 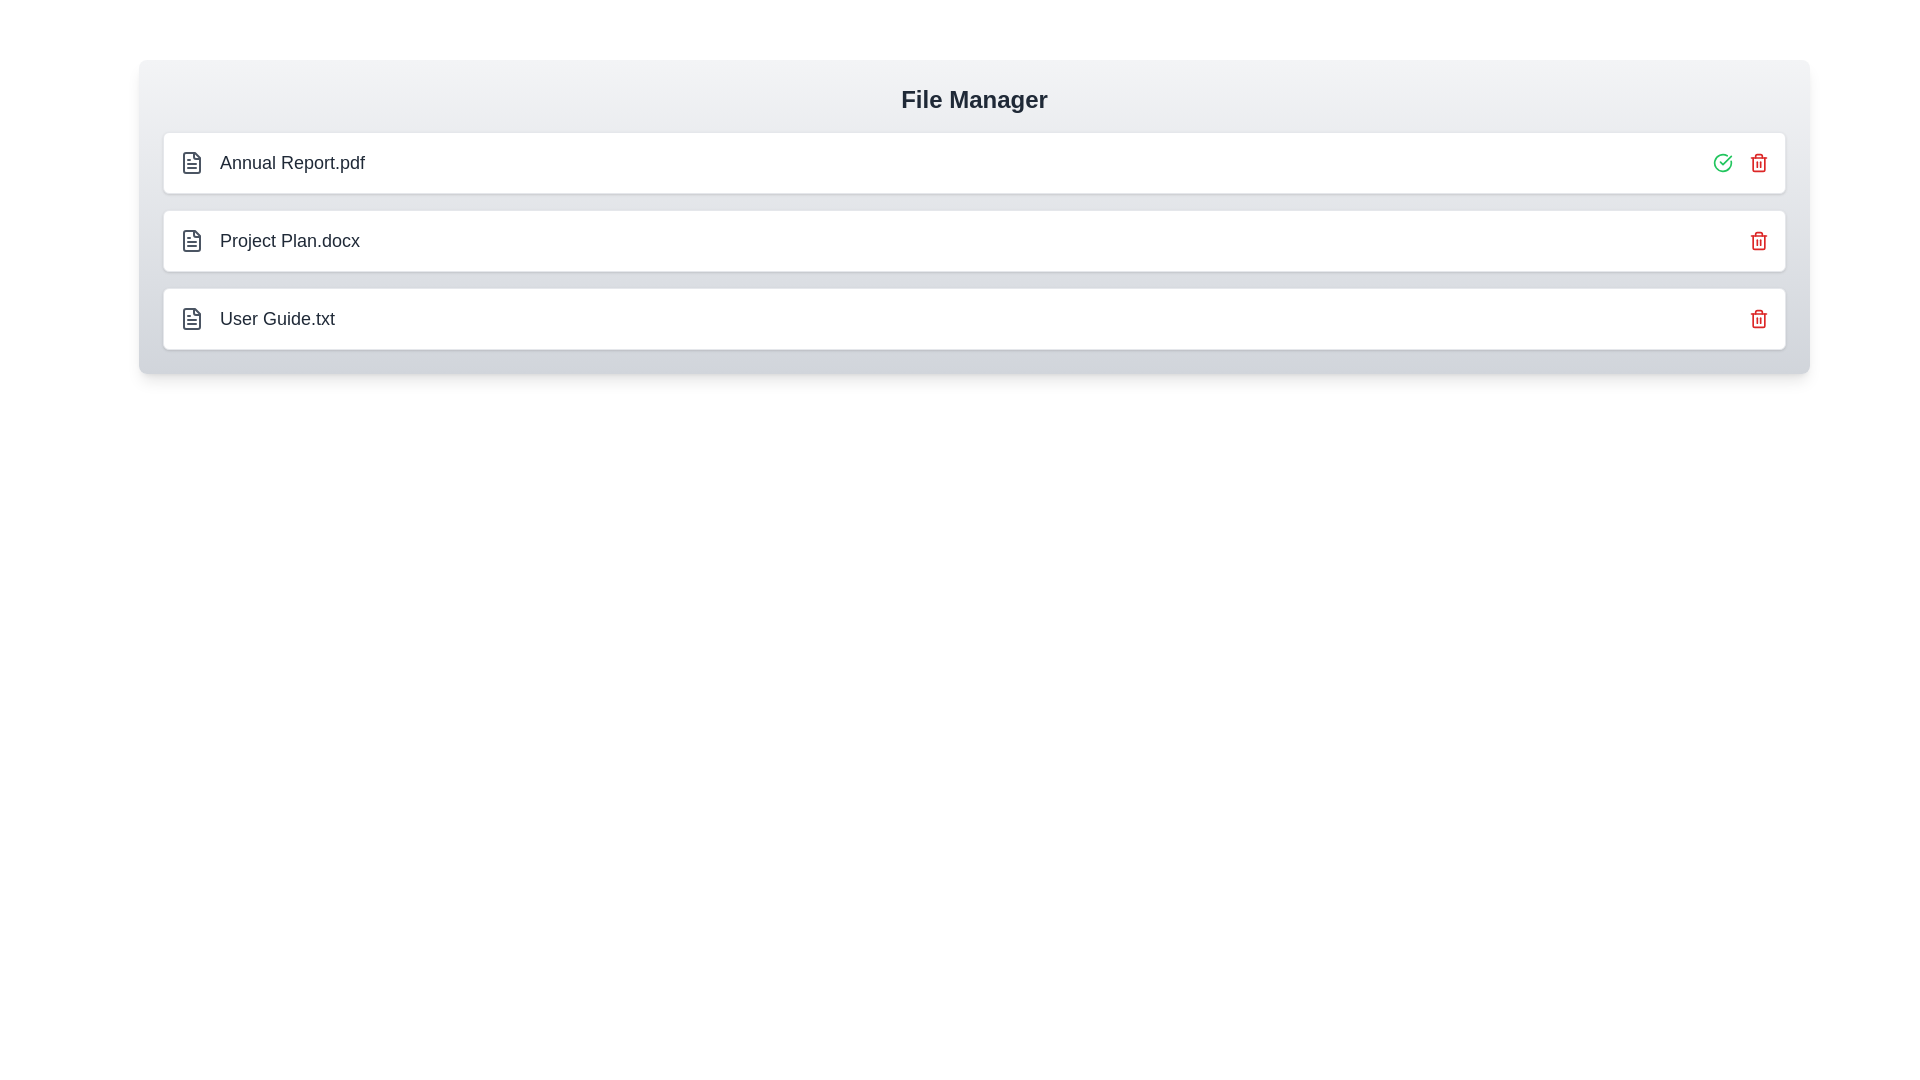 I want to click on the file entry named 'Project Plan.docx' in the file manager, which is the second item in the list between 'Annual Report.pdf' and 'User Guide.txt', so click(x=974, y=239).